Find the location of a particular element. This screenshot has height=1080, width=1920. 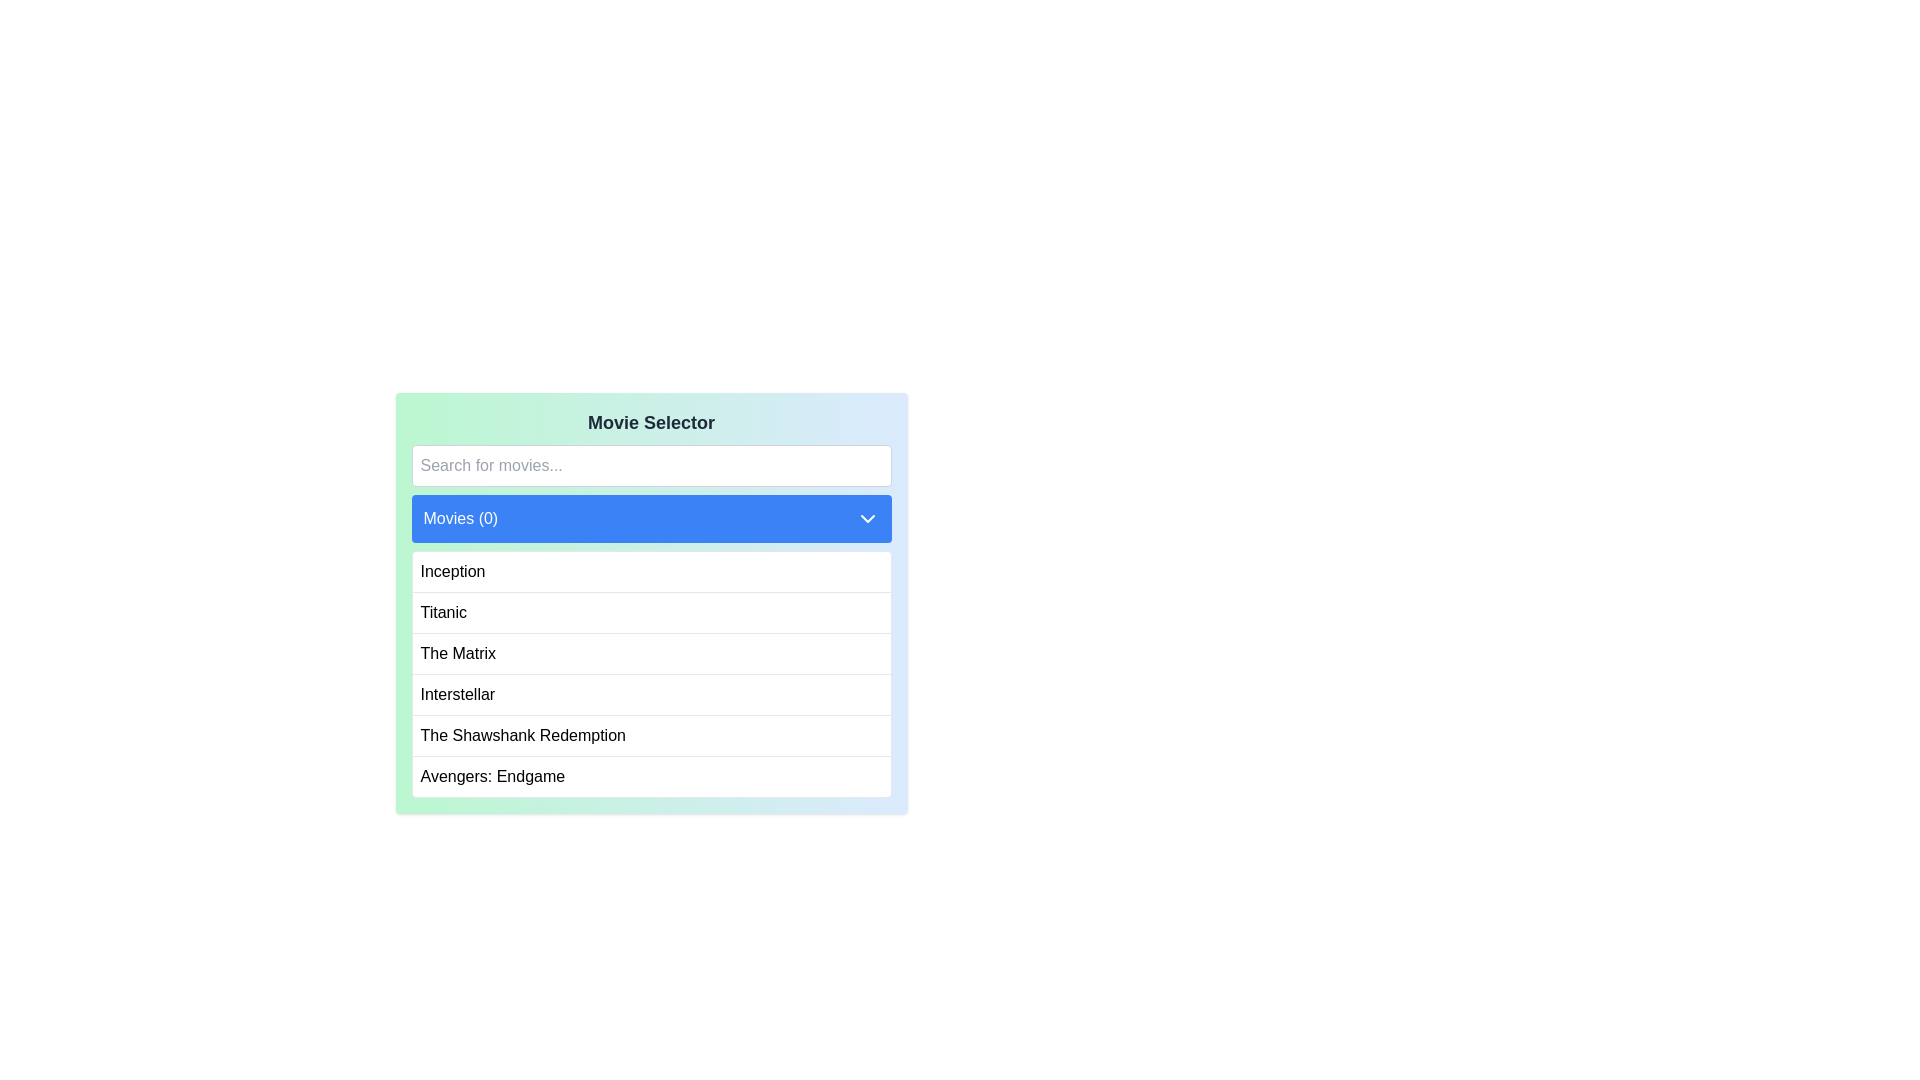

the second item in the movie list is located at coordinates (651, 611).